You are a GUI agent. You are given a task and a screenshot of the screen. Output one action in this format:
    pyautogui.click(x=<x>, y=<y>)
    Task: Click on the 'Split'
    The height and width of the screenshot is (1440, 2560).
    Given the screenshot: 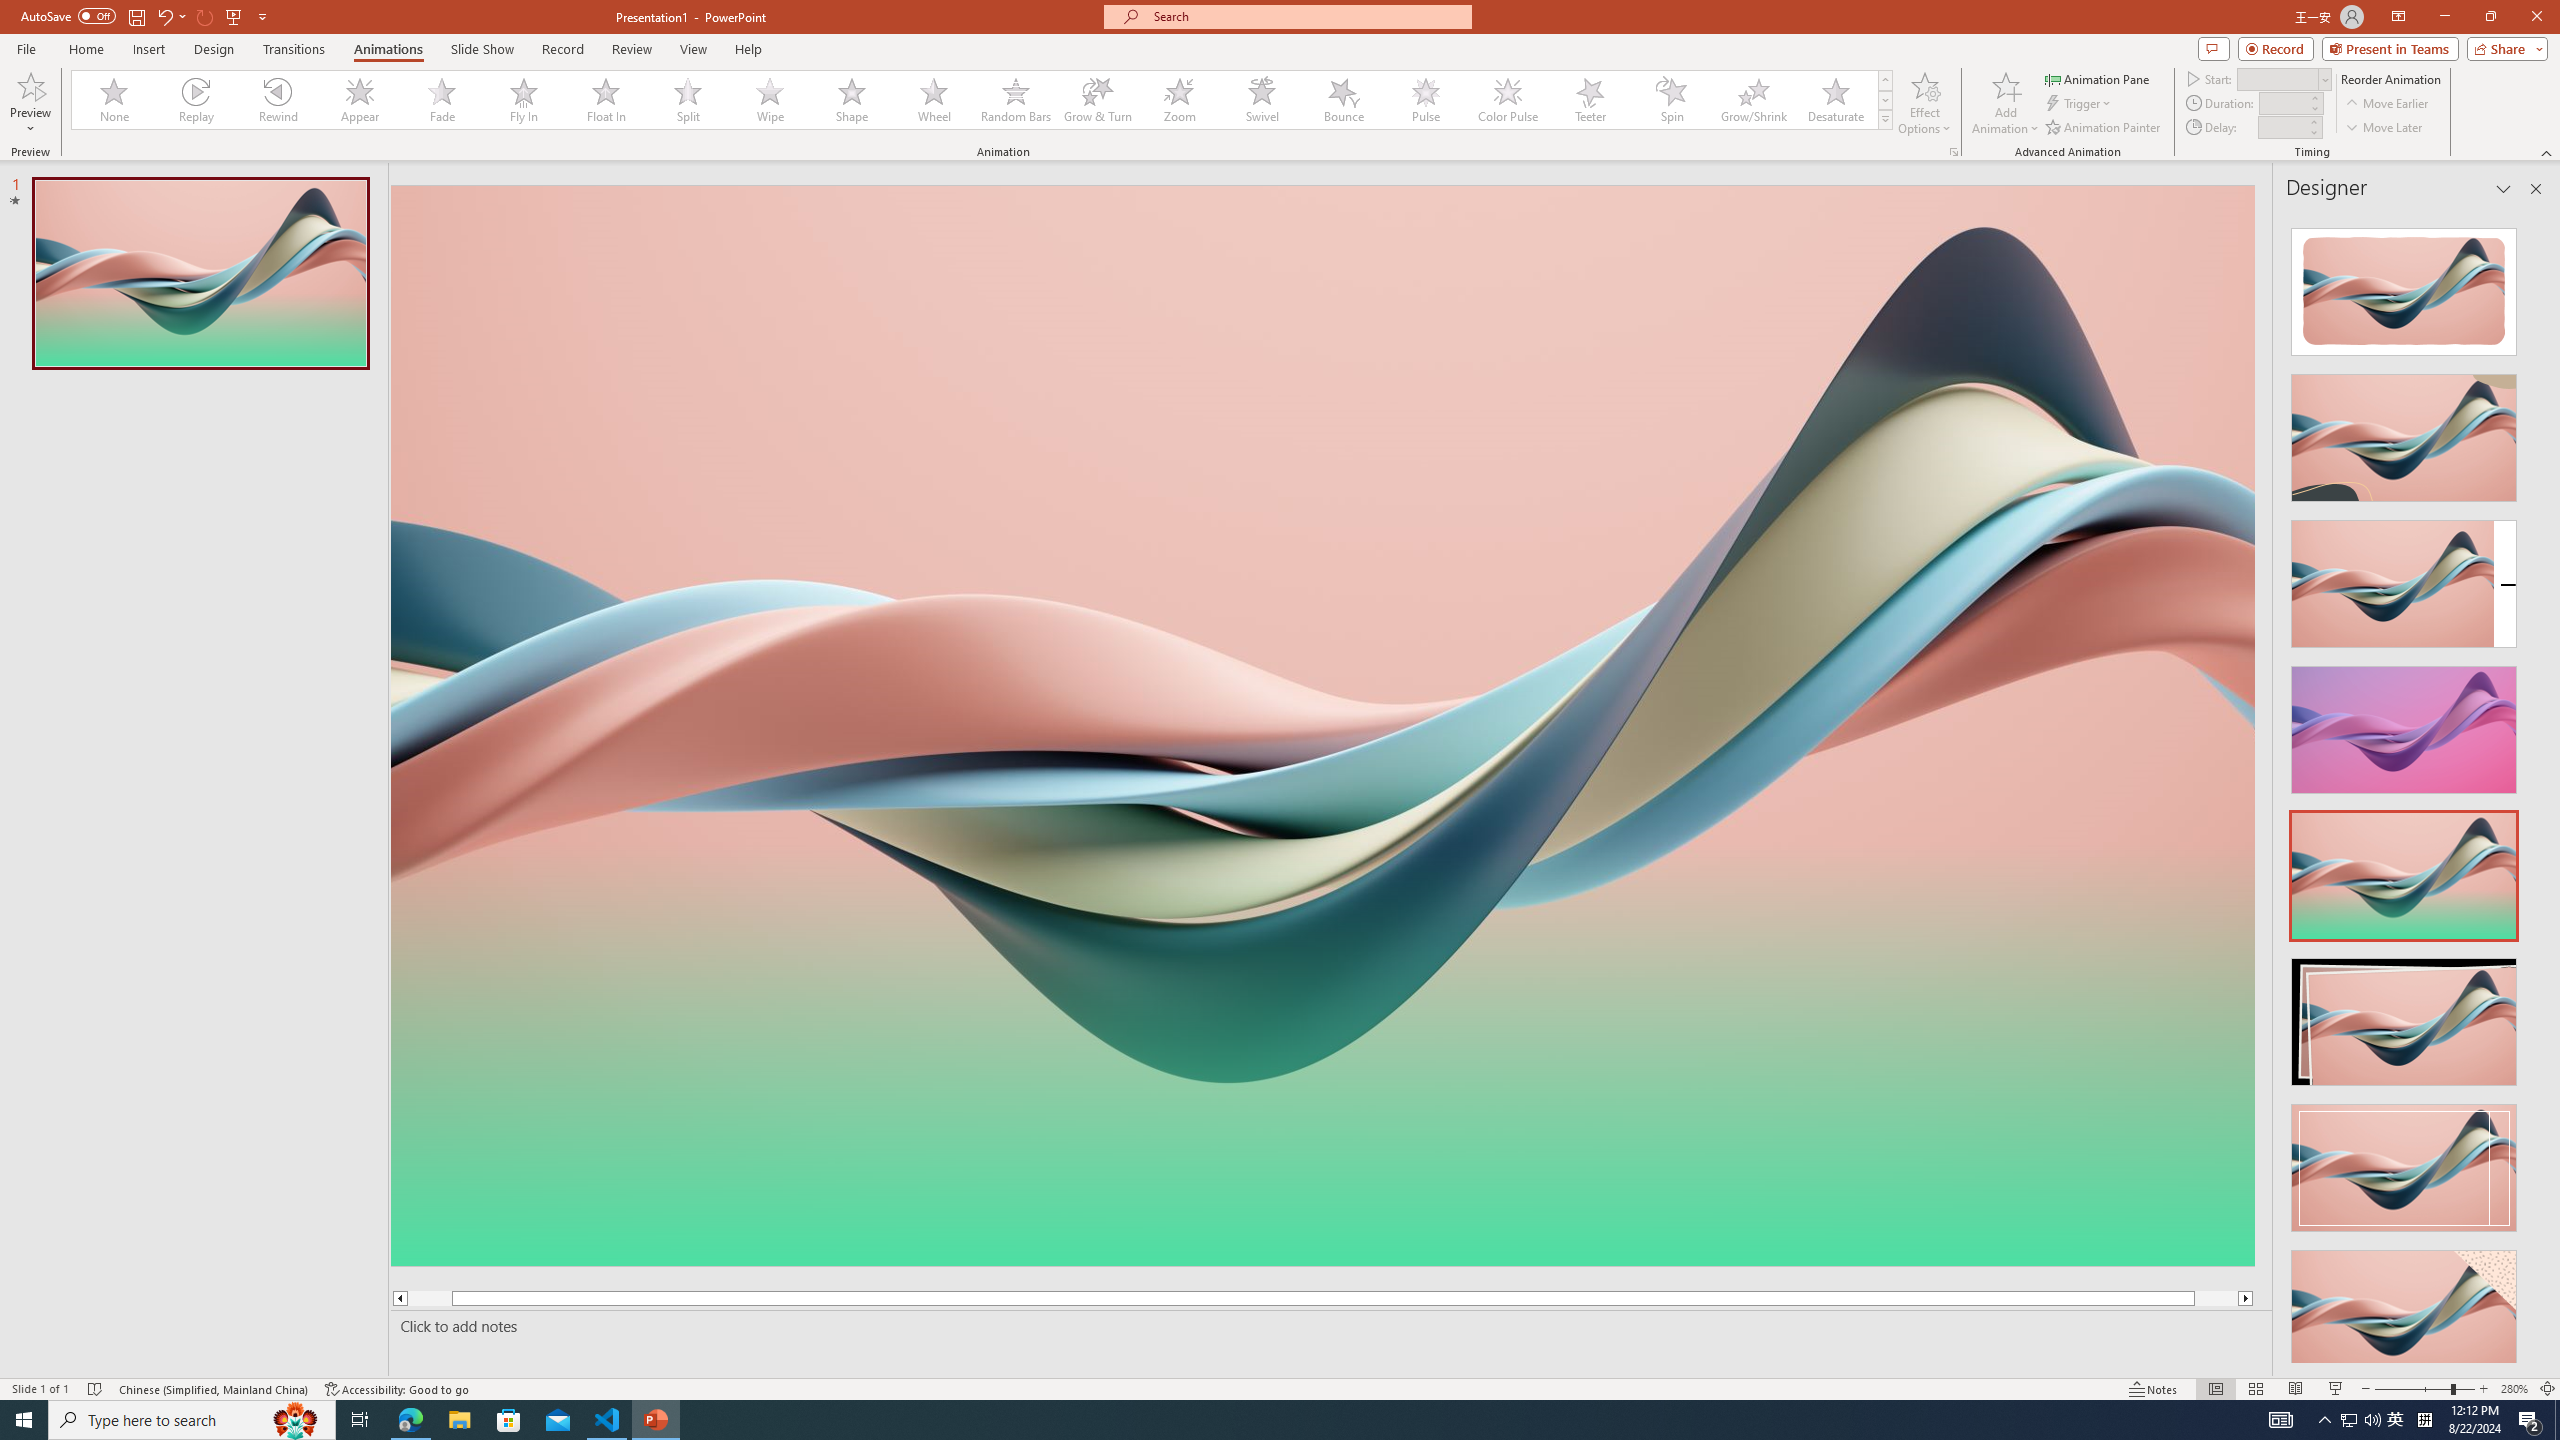 What is the action you would take?
    pyautogui.click(x=688, y=99)
    